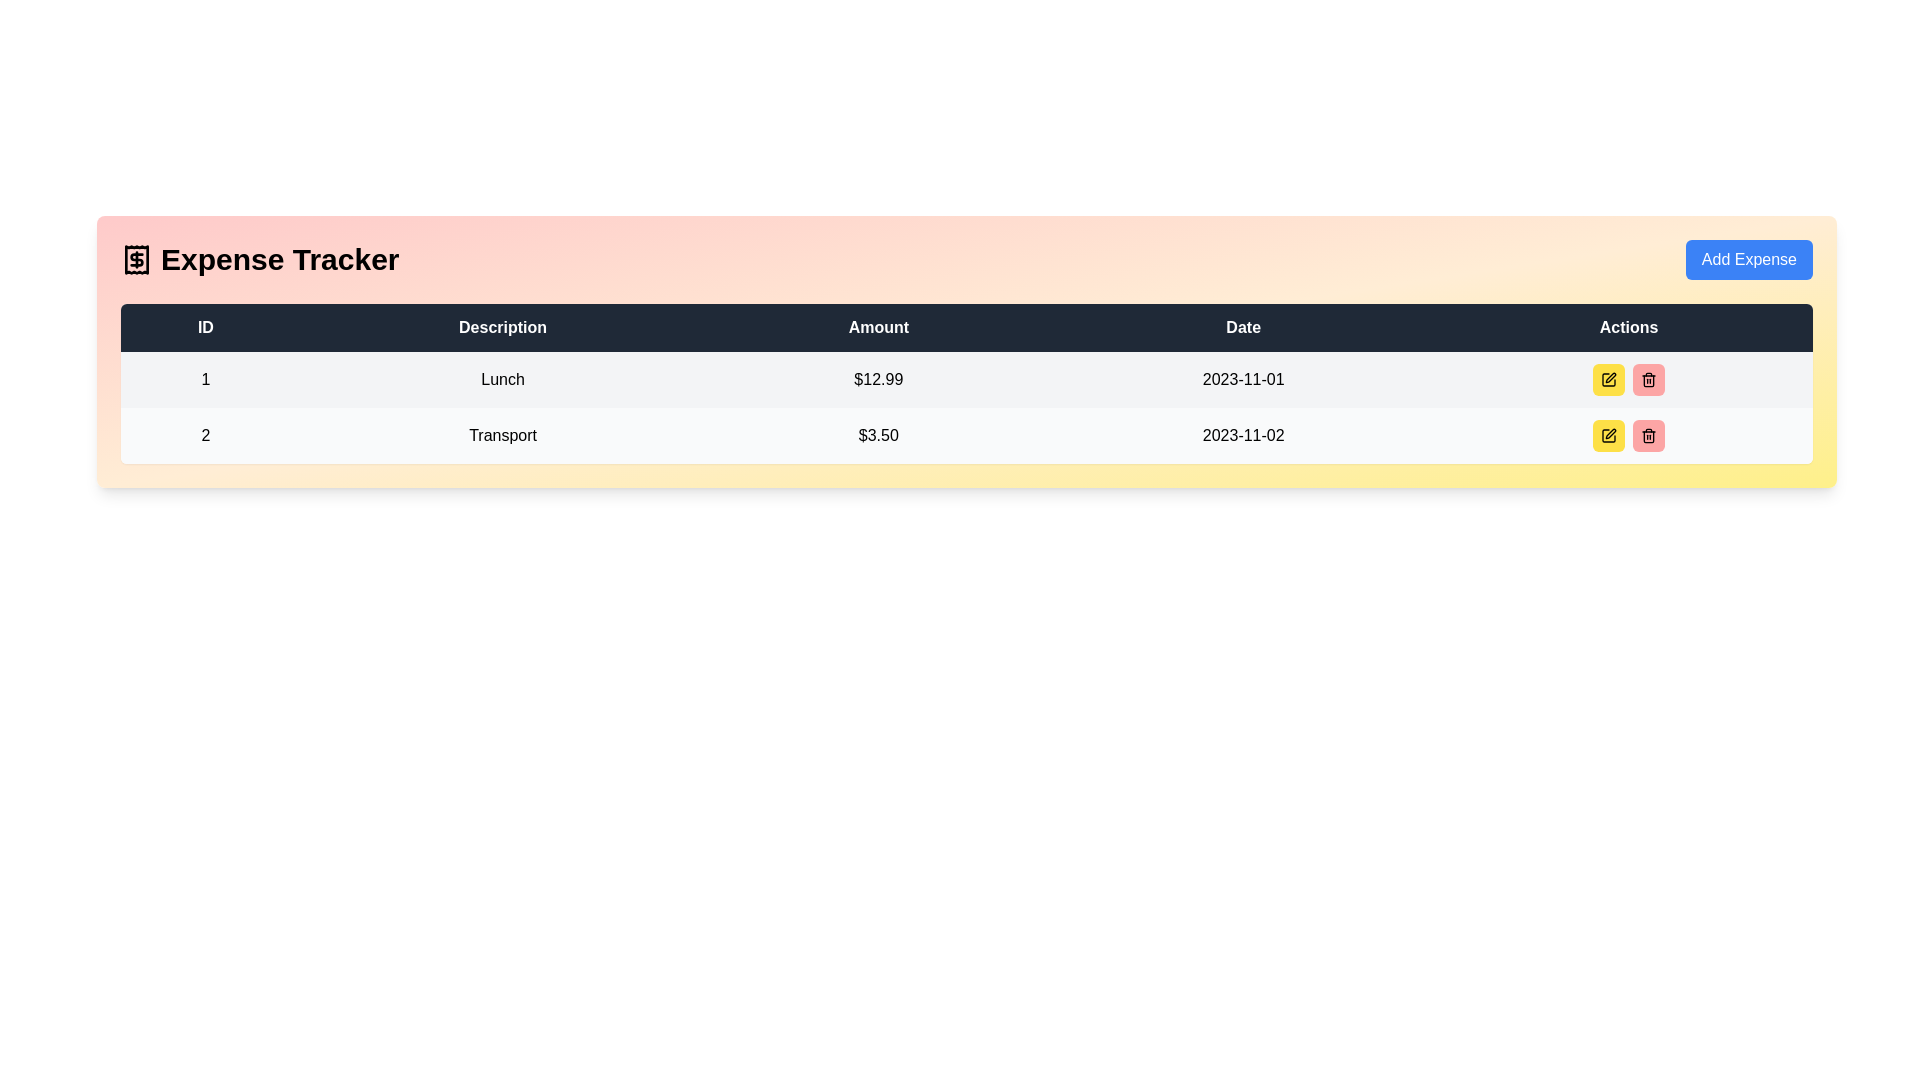 This screenshot has width=1920, height=1080. Describe the element at coordinates (1649, 380) in the screenshot. I see `the delete icon button located in the 'Actions' column of the second row in the table` at that location.